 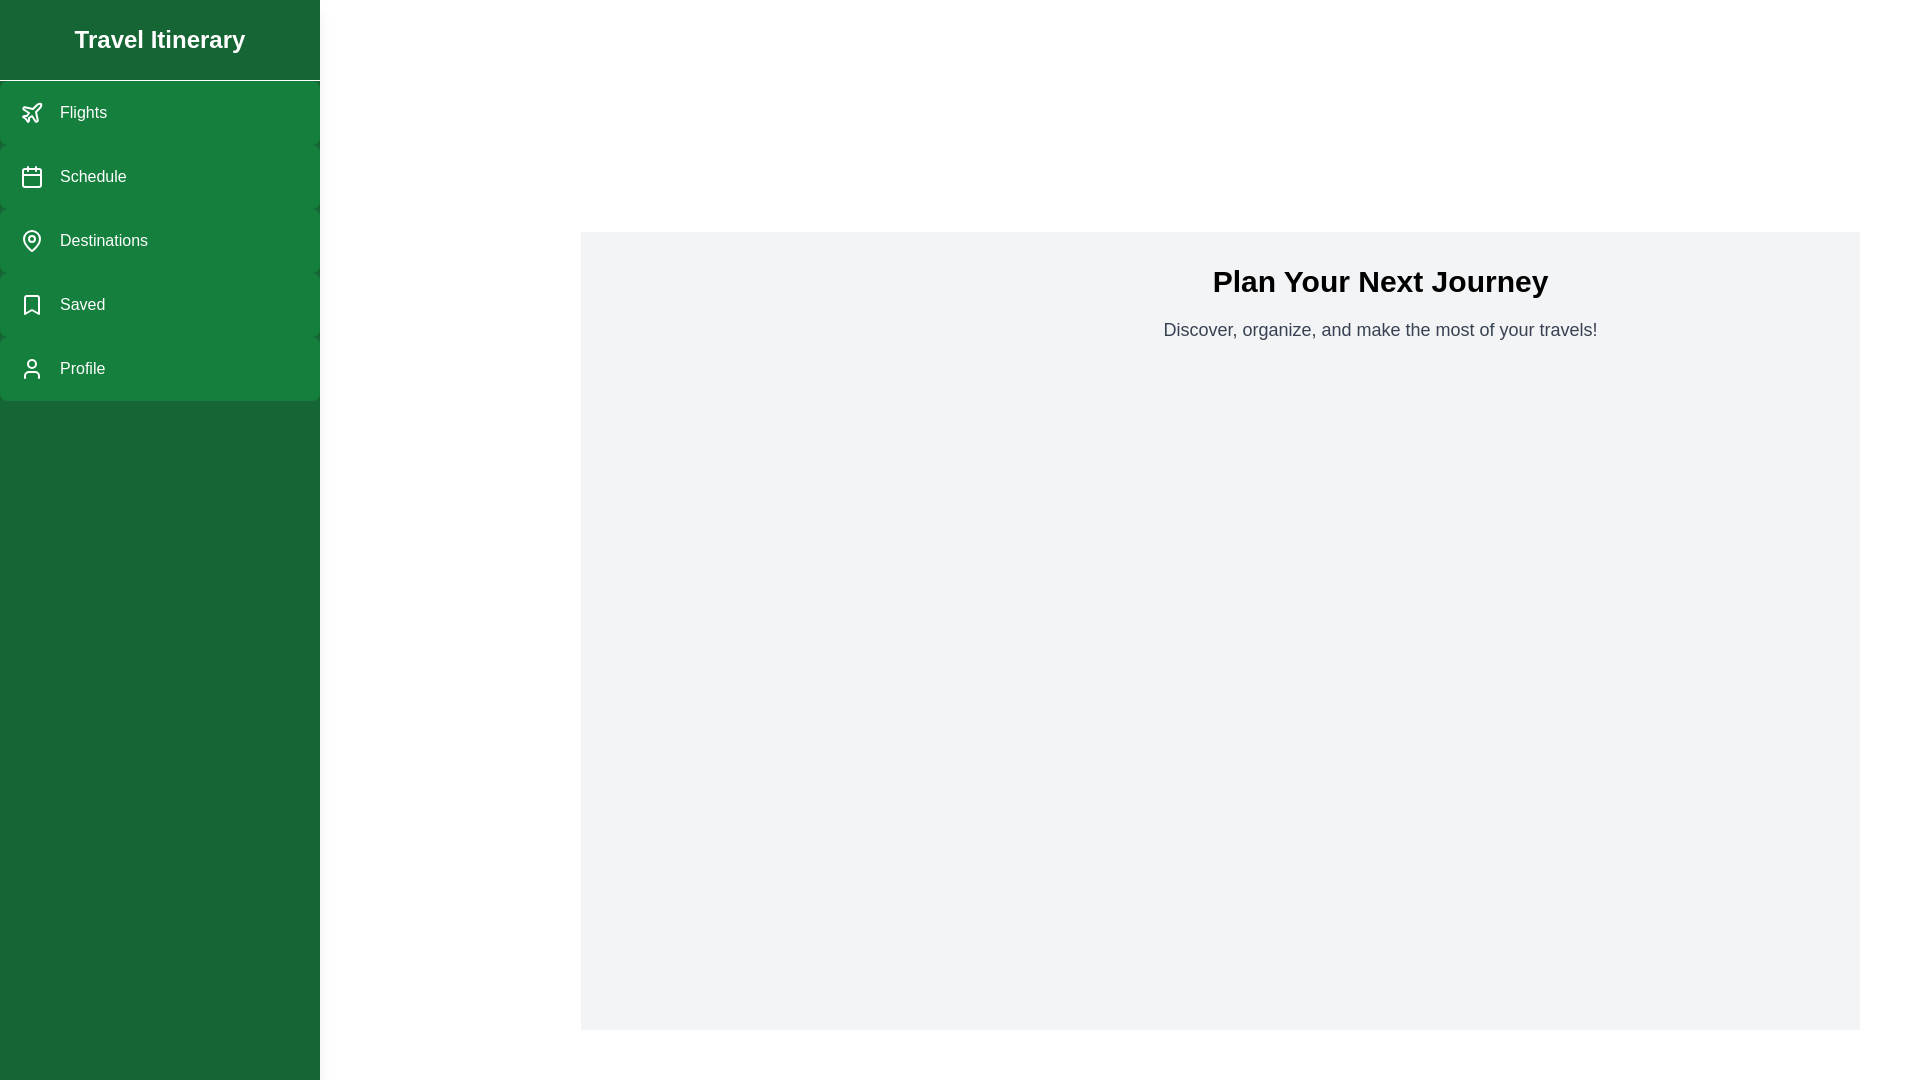 I want to click on the airplane icon located before the 'Flights' text in the vertical navigation menu, so click(x=32, y=112).